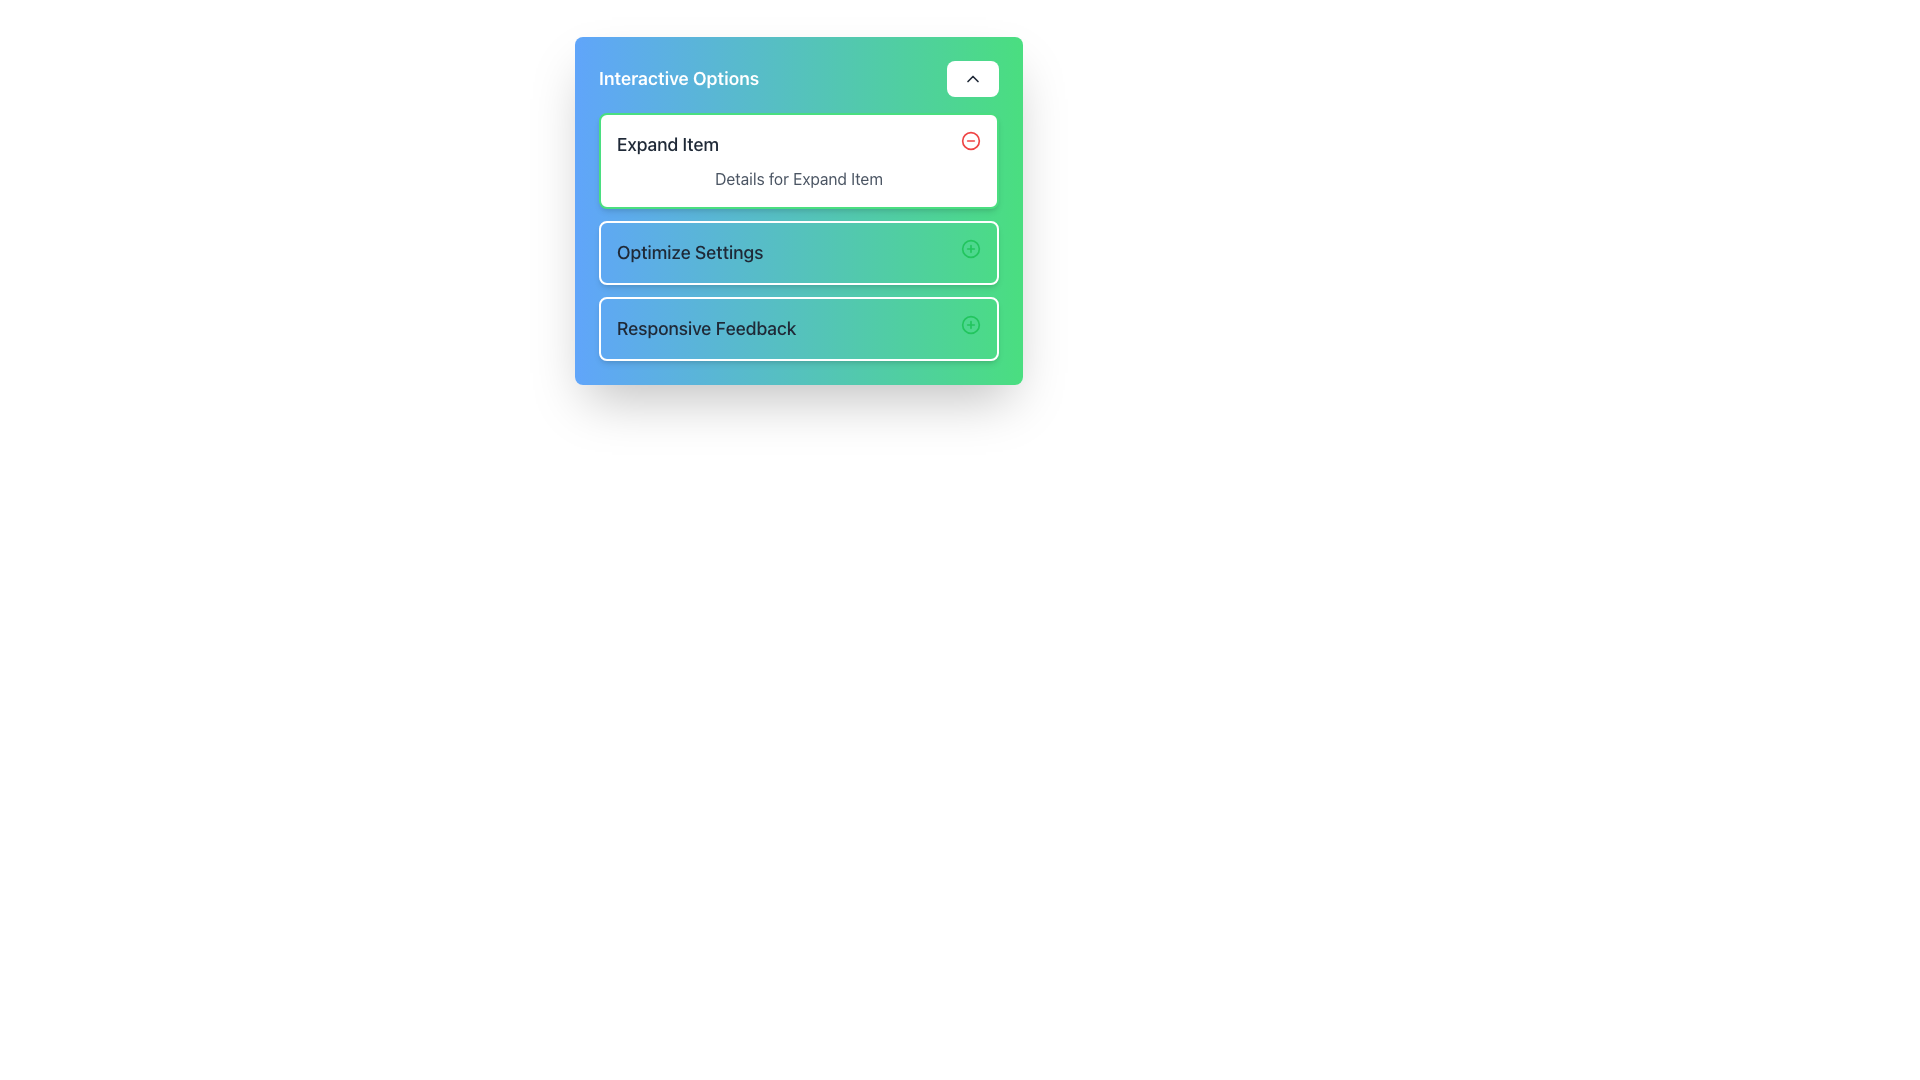  I want to click on the SVG circle component located within the 'Optimize Settings' button, positioned to the right side of its label text, so click(970, 248).